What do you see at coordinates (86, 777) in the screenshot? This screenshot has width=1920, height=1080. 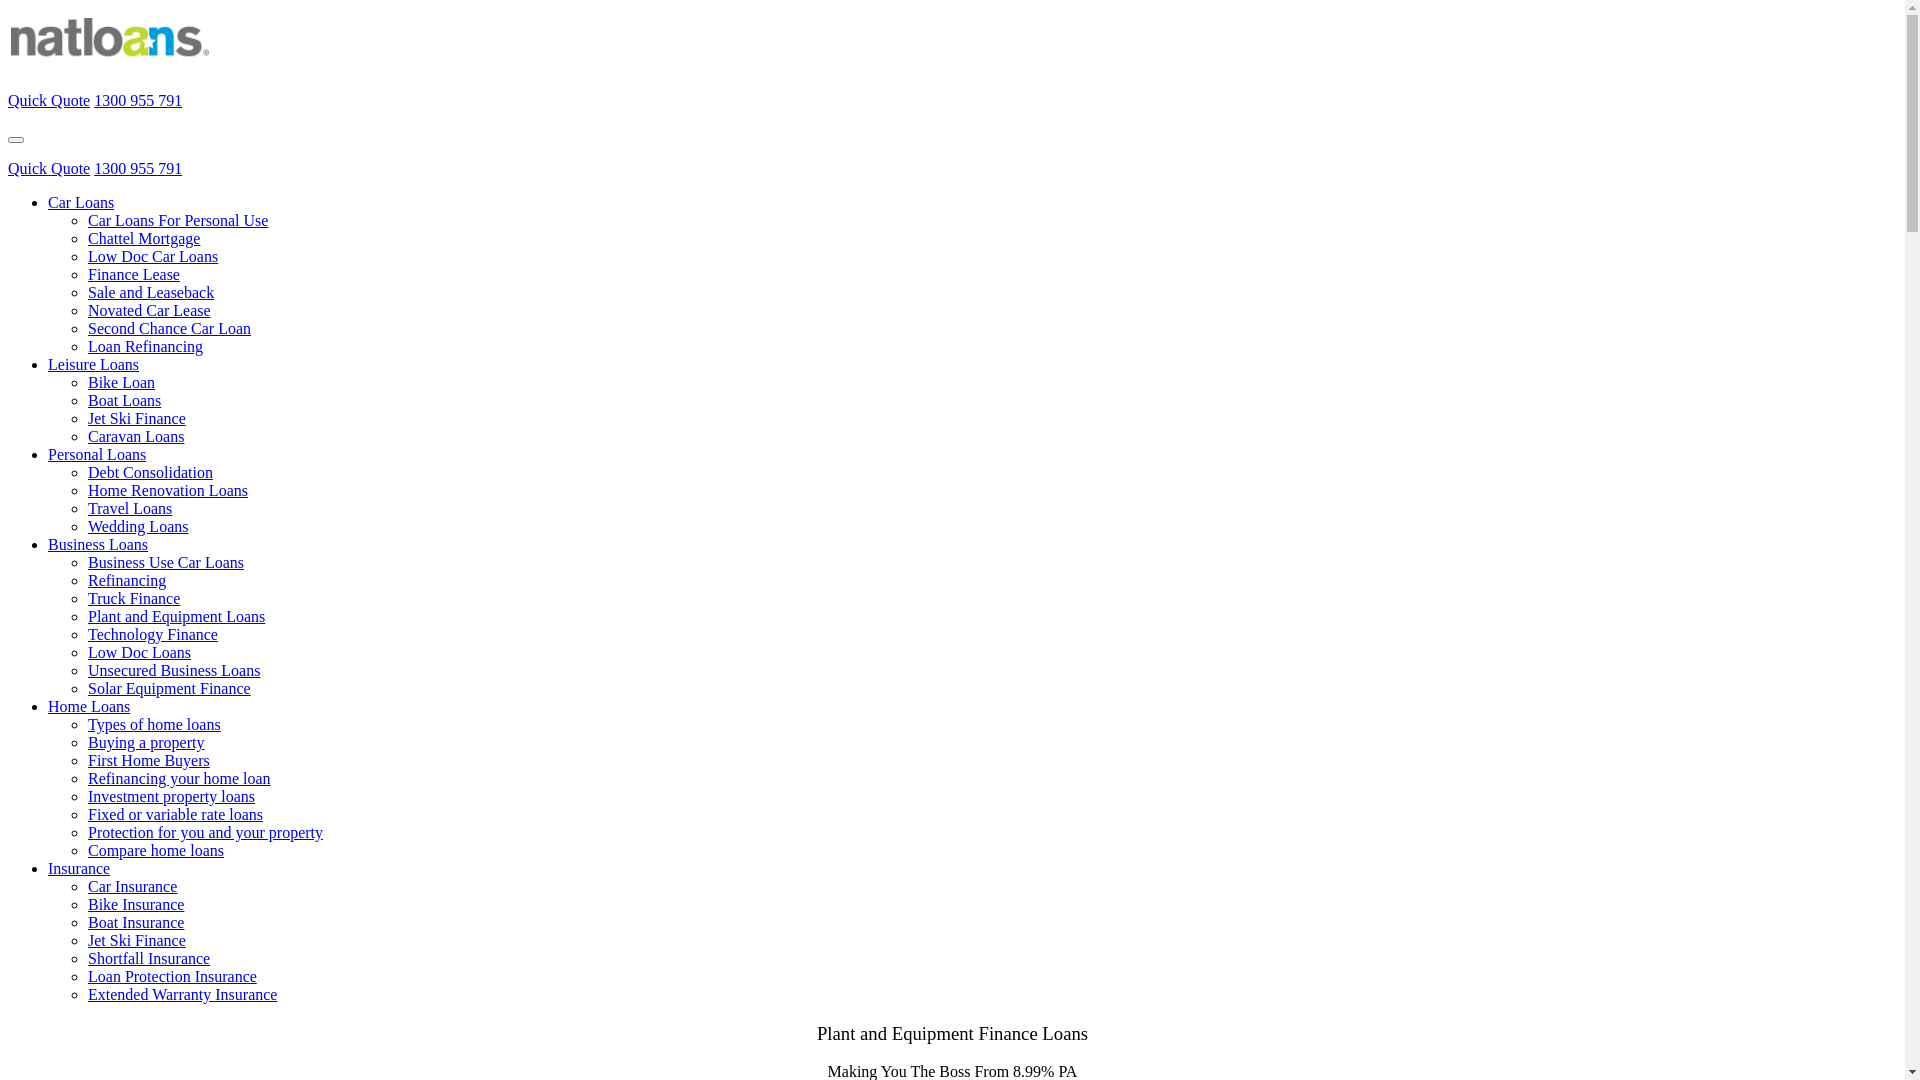 I see `'Refinancing your home loan'` at bounding box center [86, 777].